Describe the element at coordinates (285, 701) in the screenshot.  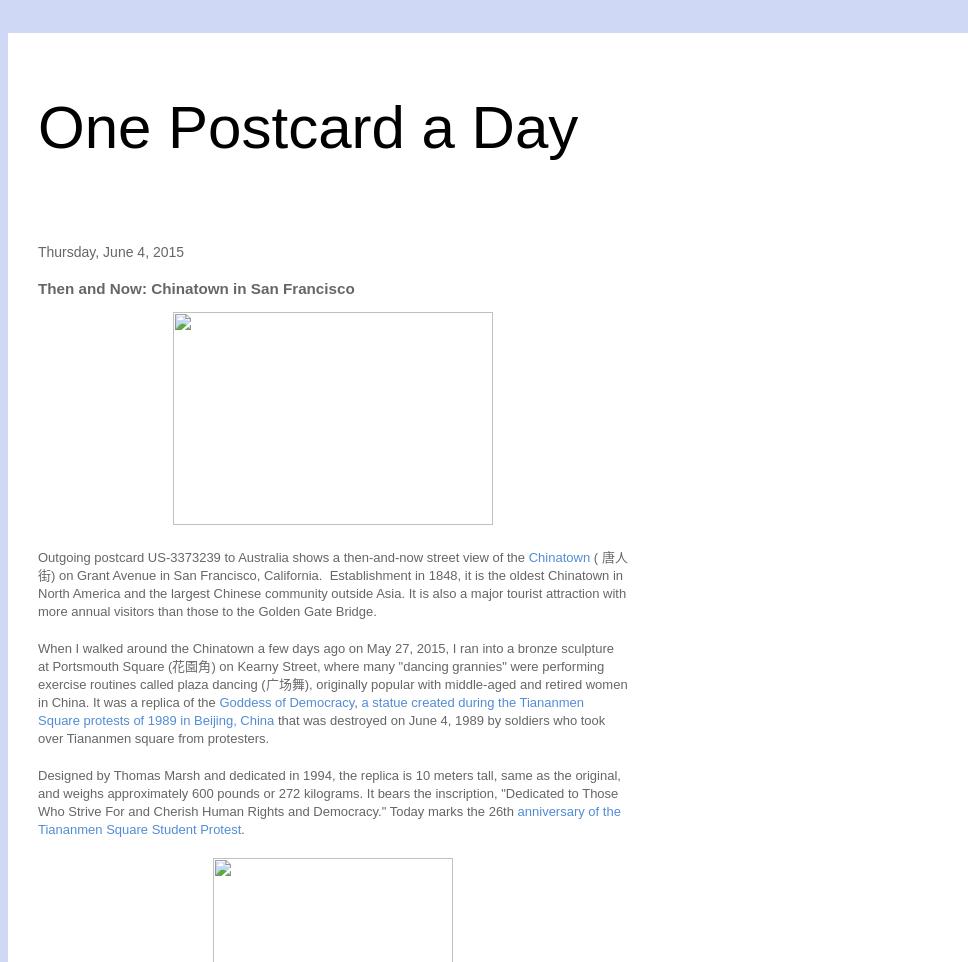
I see `'Goddess of Democracy'` at that location.